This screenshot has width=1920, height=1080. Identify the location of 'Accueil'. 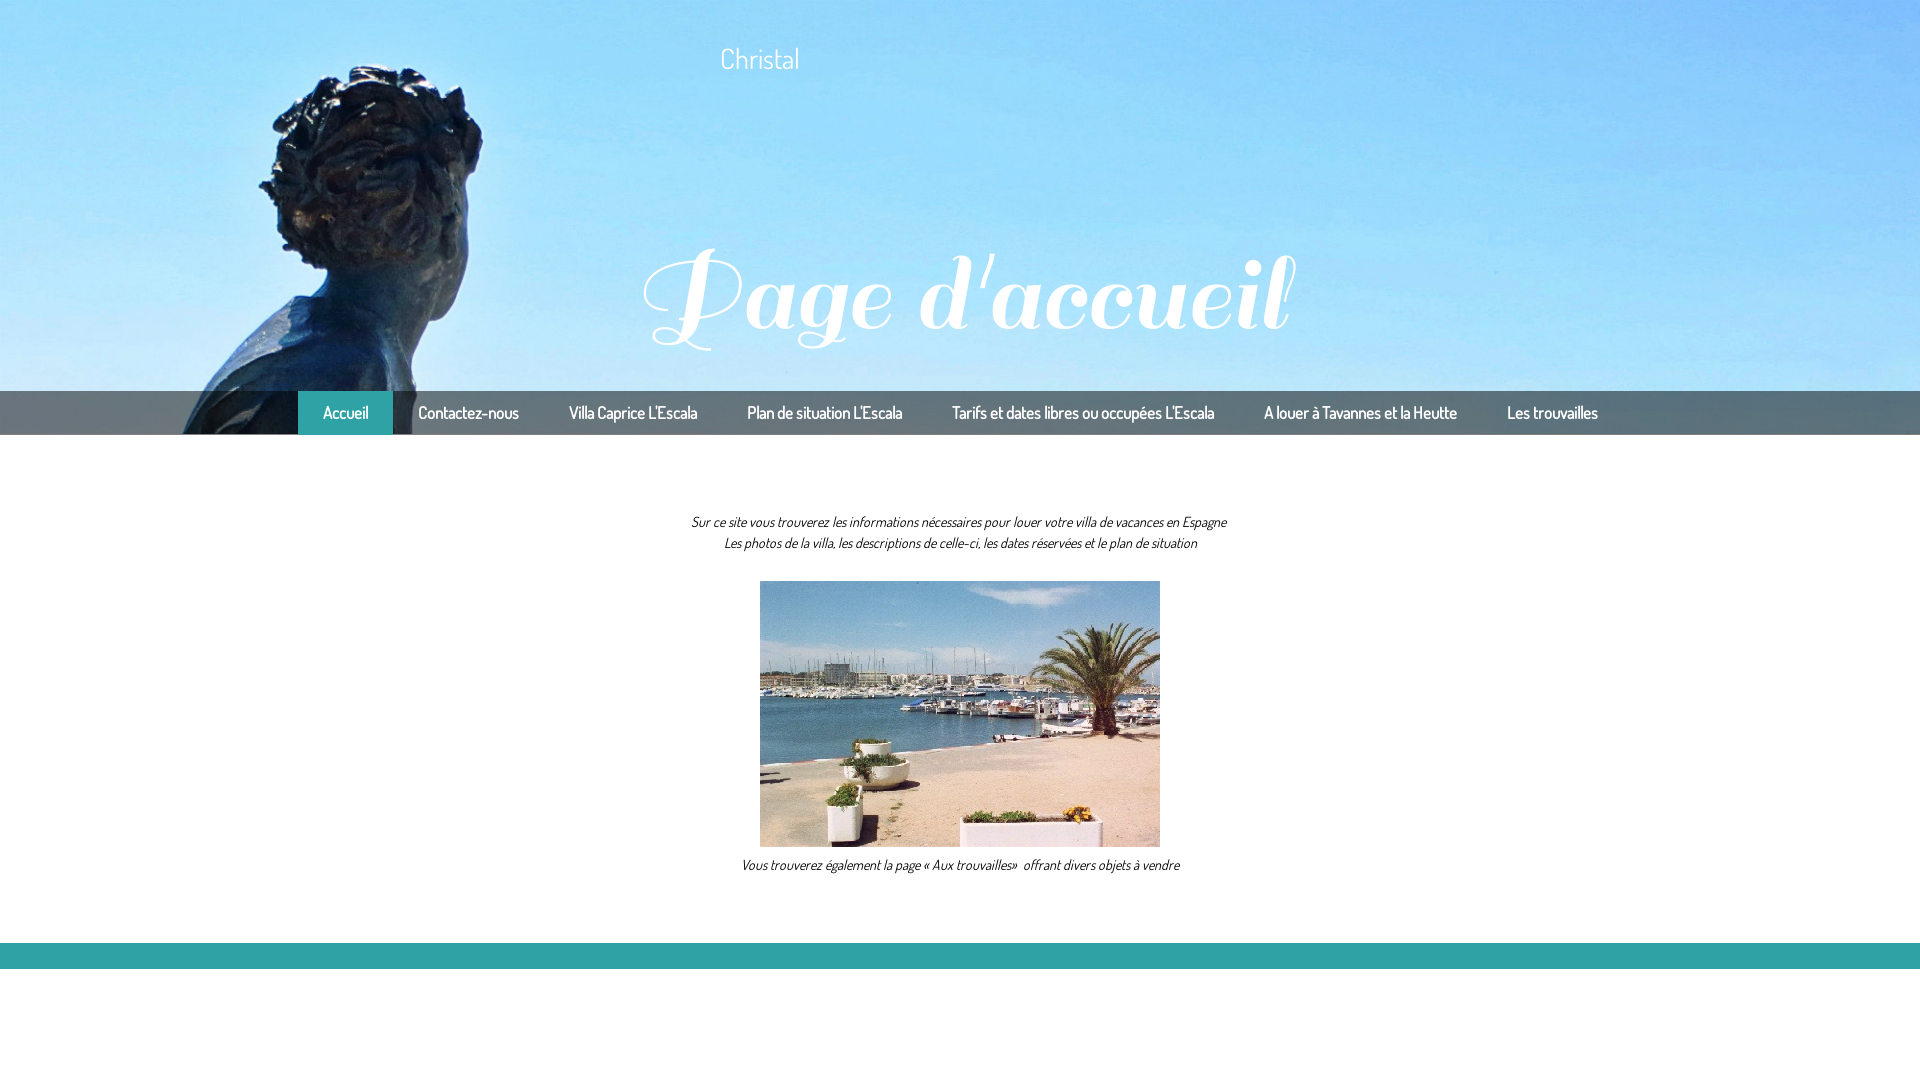
(296, 411).